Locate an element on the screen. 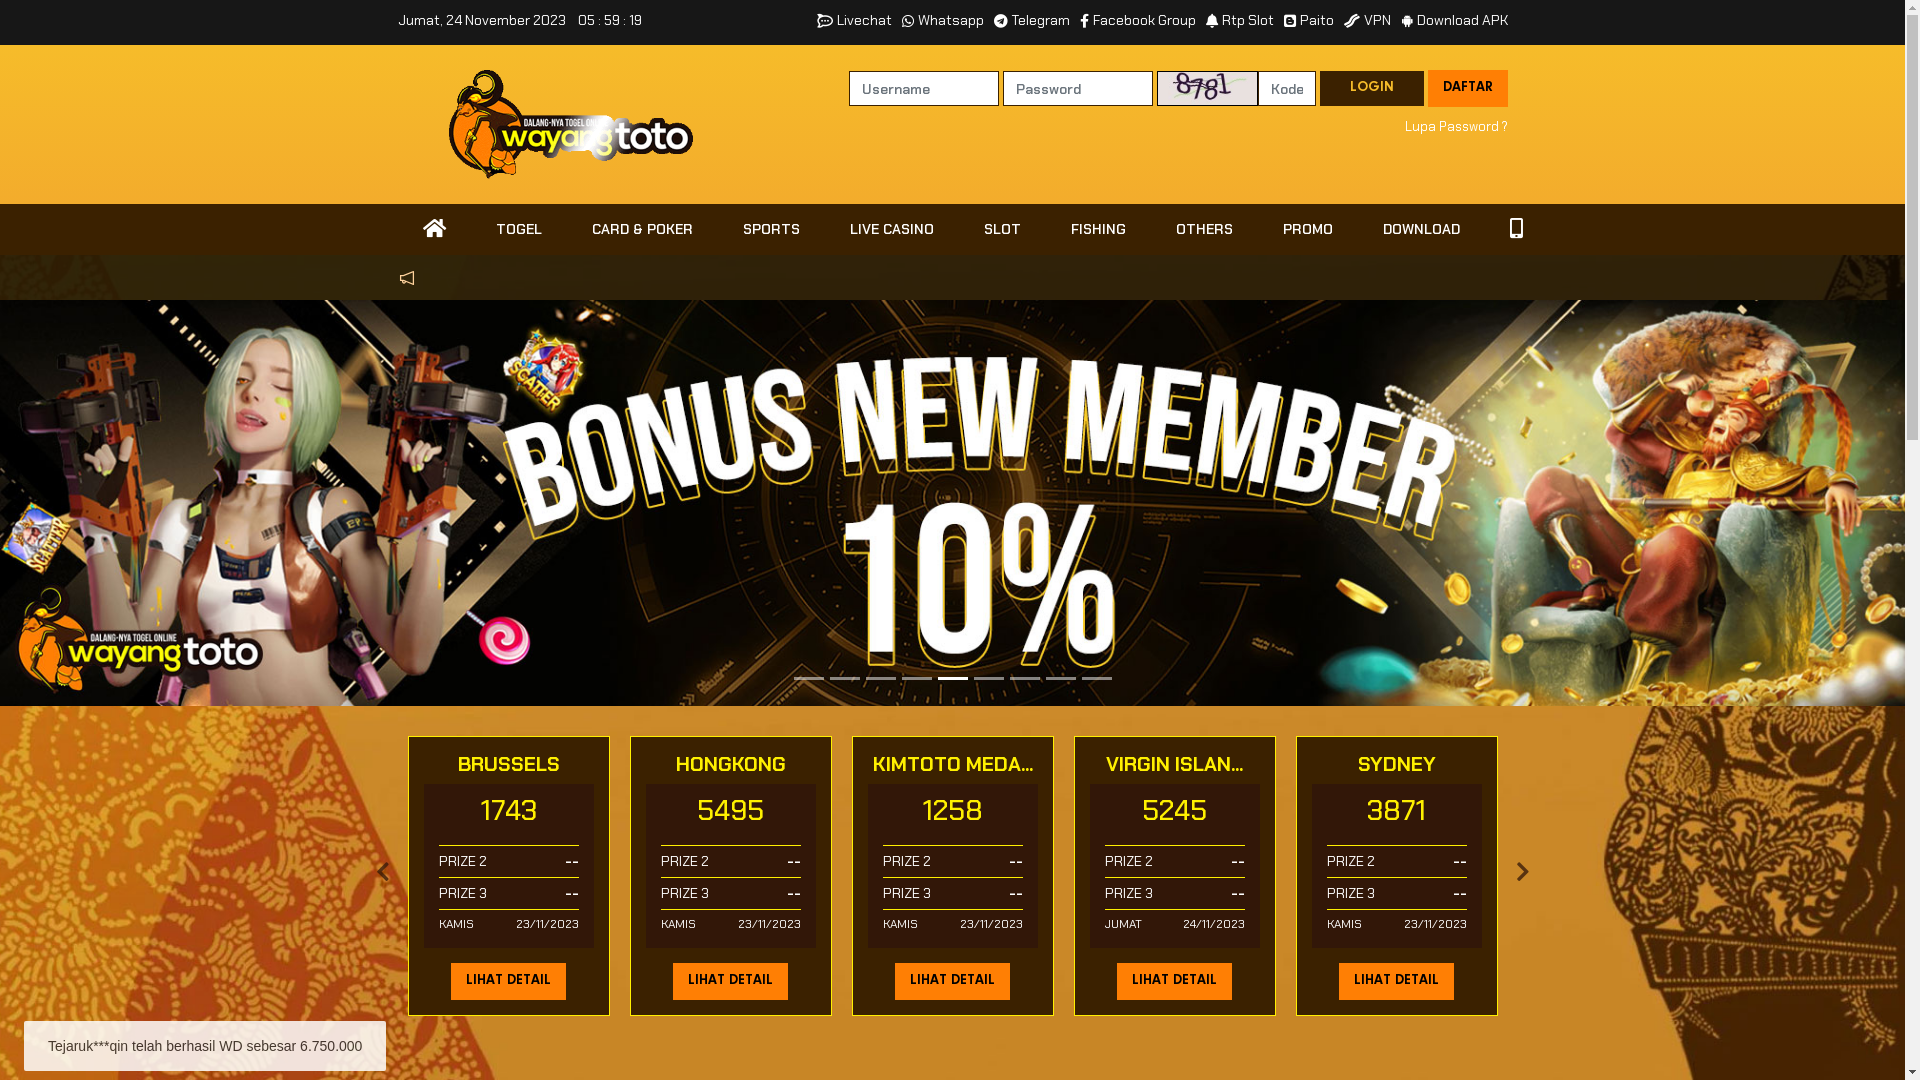  'VPN' is located at coordinates (1366, 20).